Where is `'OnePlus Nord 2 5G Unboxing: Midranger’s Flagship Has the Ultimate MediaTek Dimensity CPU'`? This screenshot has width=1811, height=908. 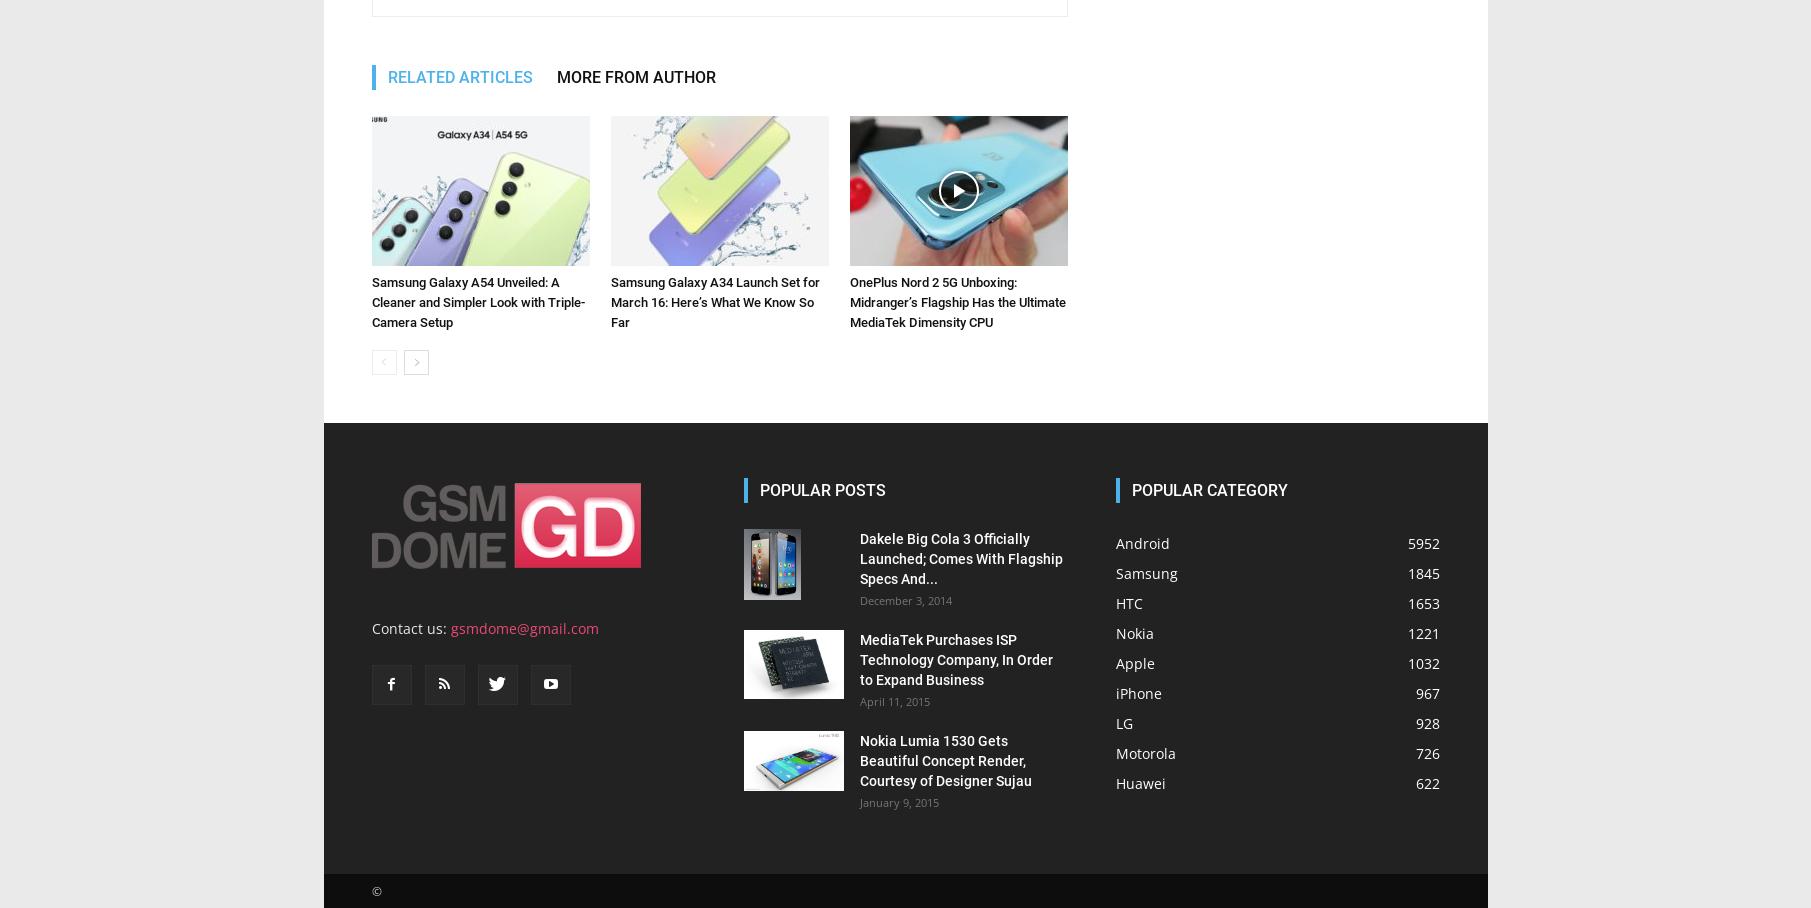 'OnePlus Nord 2 5G Unboxing: Midranger’s Flagship Has the Ultimate MediaTek Dimensity CPU' is located at coordinates (955, 302).